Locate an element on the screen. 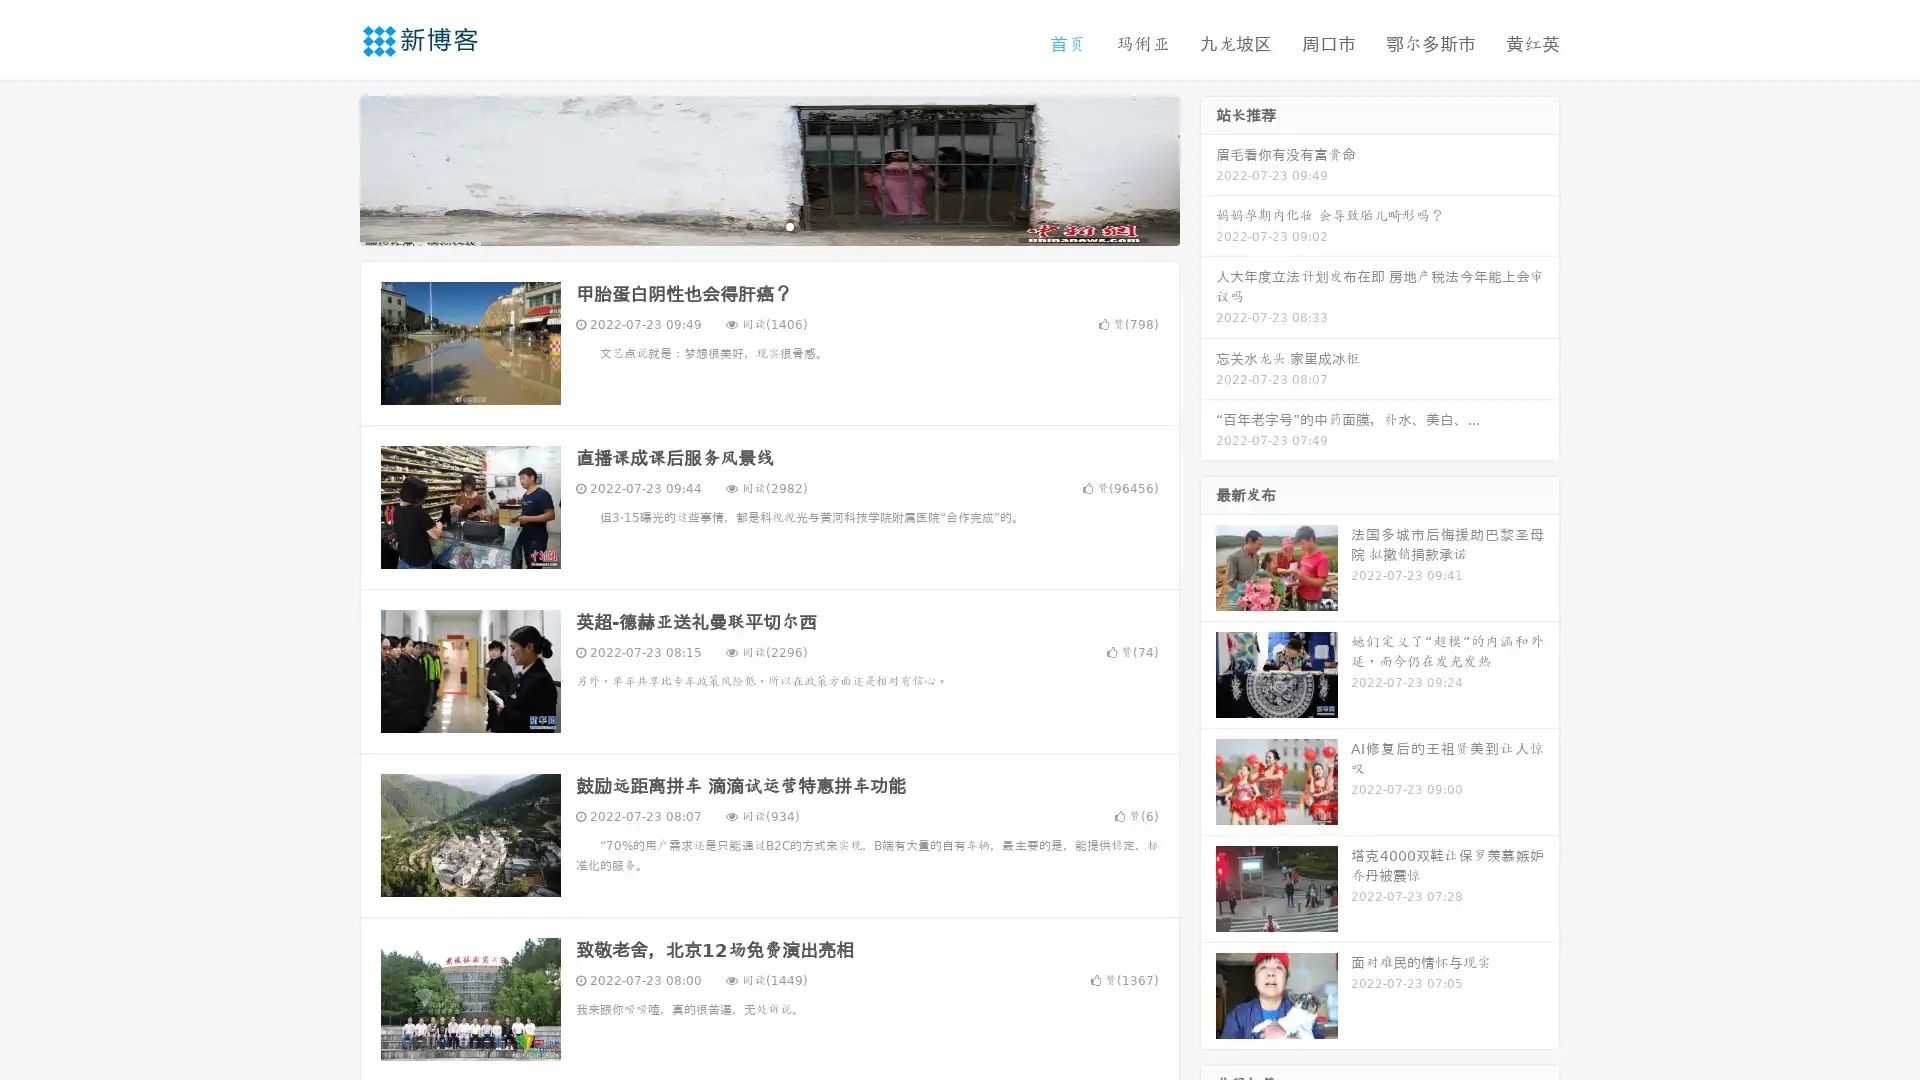  Previous slide is located at coordinates (330, 168).